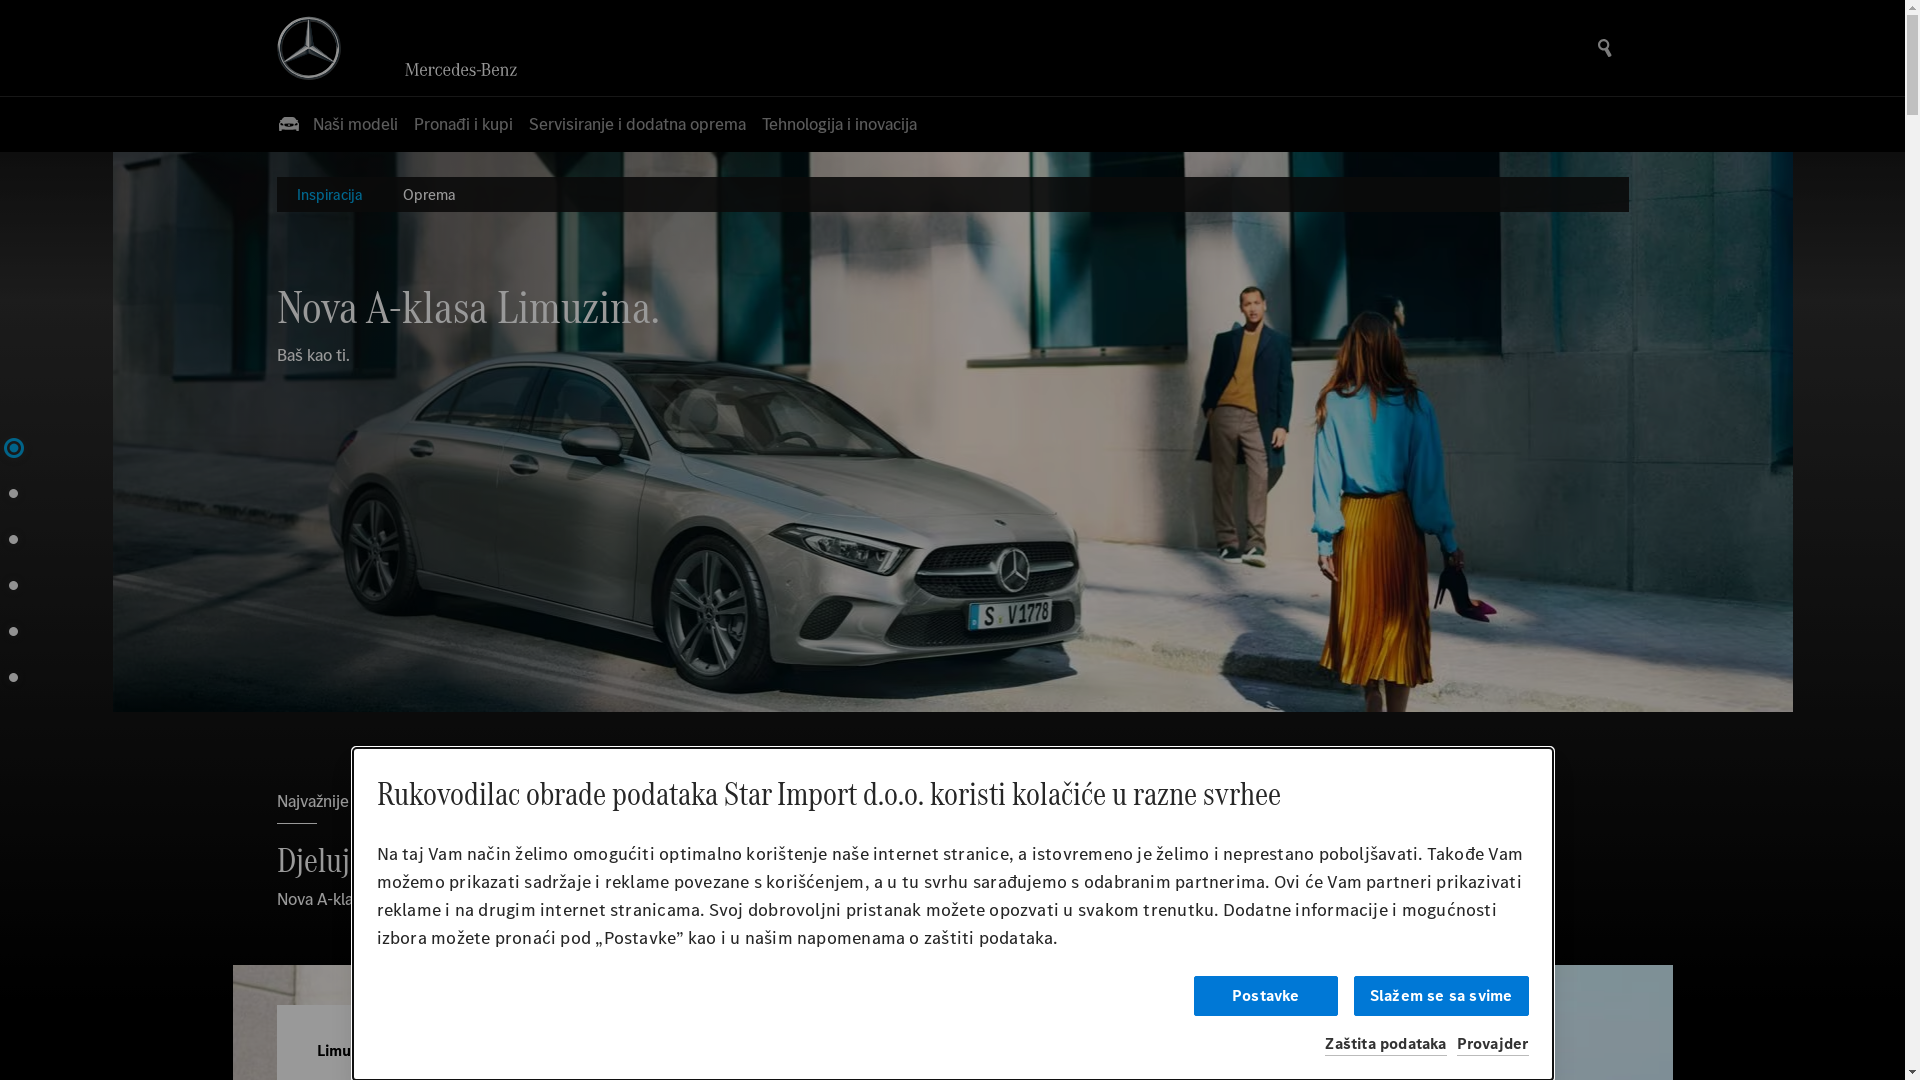 Image resolution: width=1920 pixels, height=1080 pixels. I want to click on 'Tehnologija i inovacija', so click(752, 123).